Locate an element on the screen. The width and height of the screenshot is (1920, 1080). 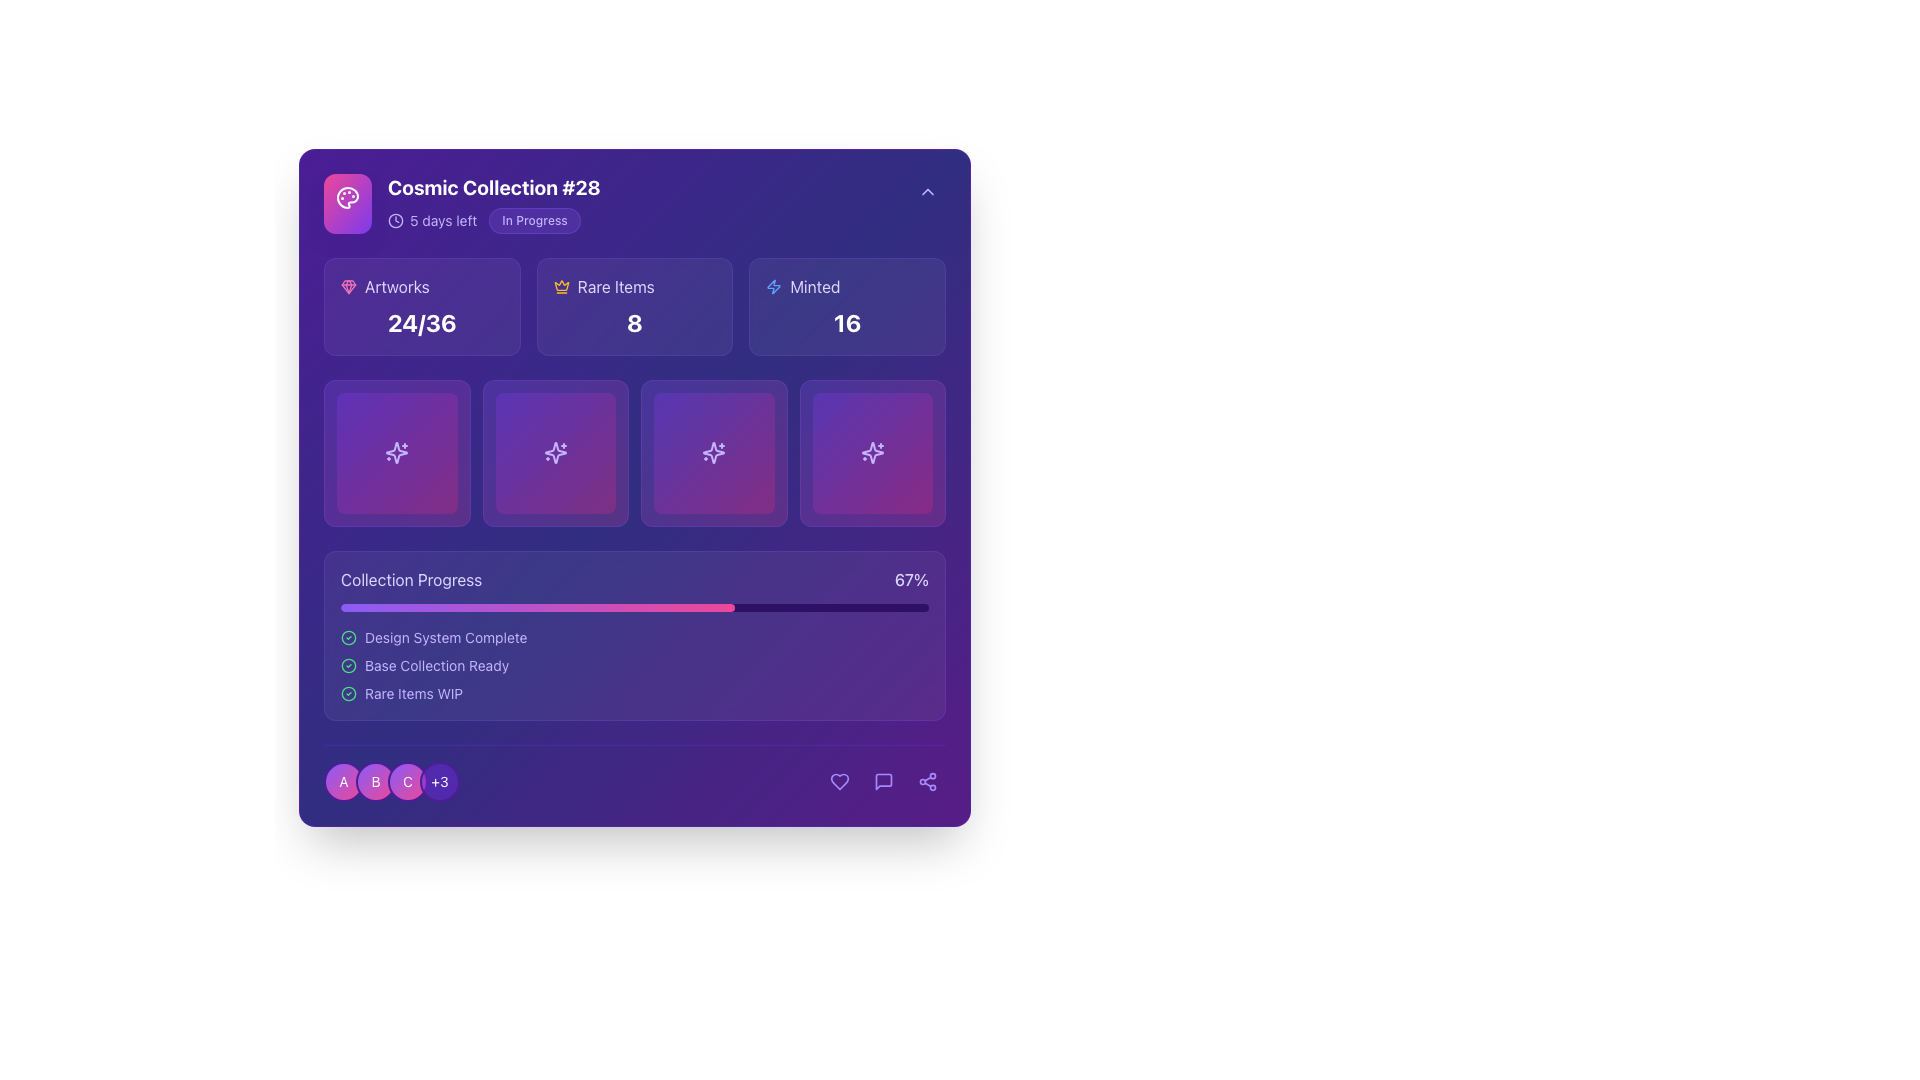
the violet share button with a triangular shape and connected circles is located at coordinates (926, 780).